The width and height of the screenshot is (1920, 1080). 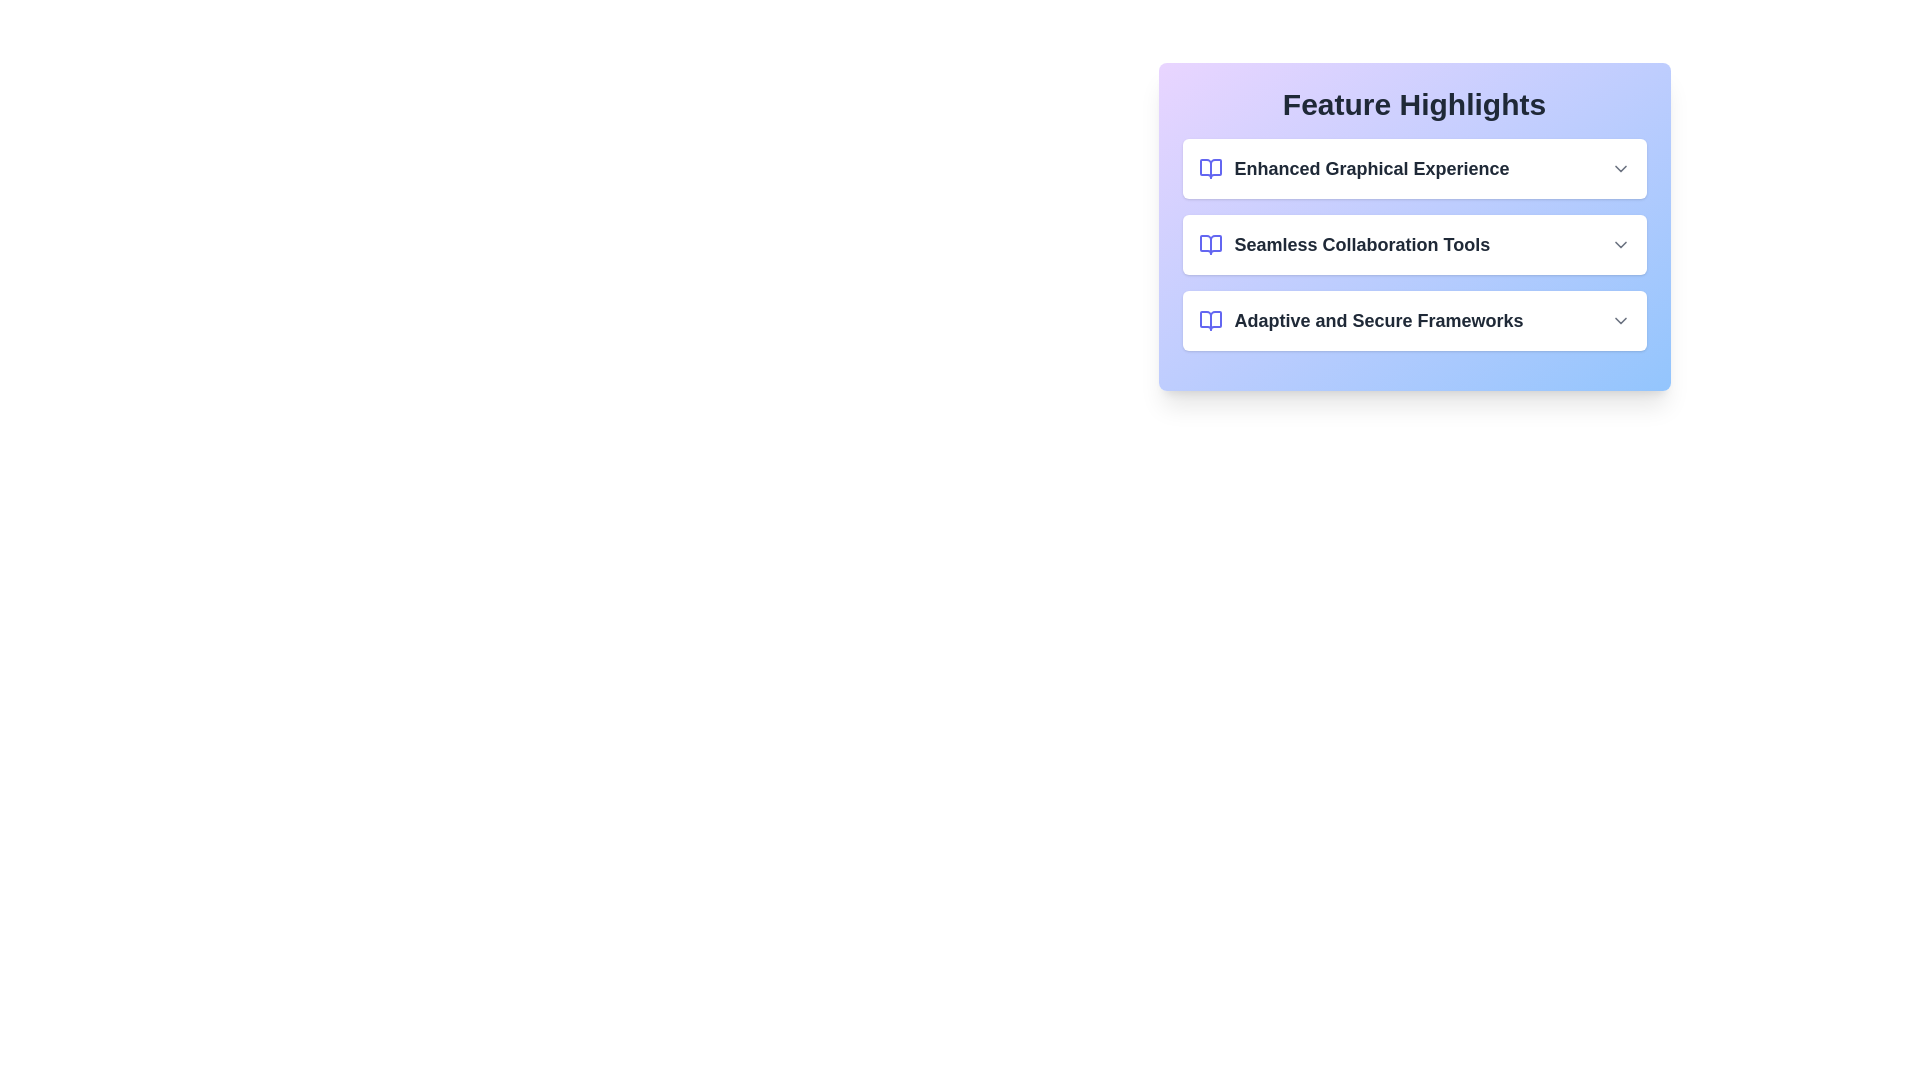 What do you see at coordinates (1209, 168) in the screenshot?
I see `the lower part of the open book icon situated to the left of the 'Enhanced Graphical Experience' label, which is part of the 'Feature Highlights' section` at bounding box center [1209, 168].